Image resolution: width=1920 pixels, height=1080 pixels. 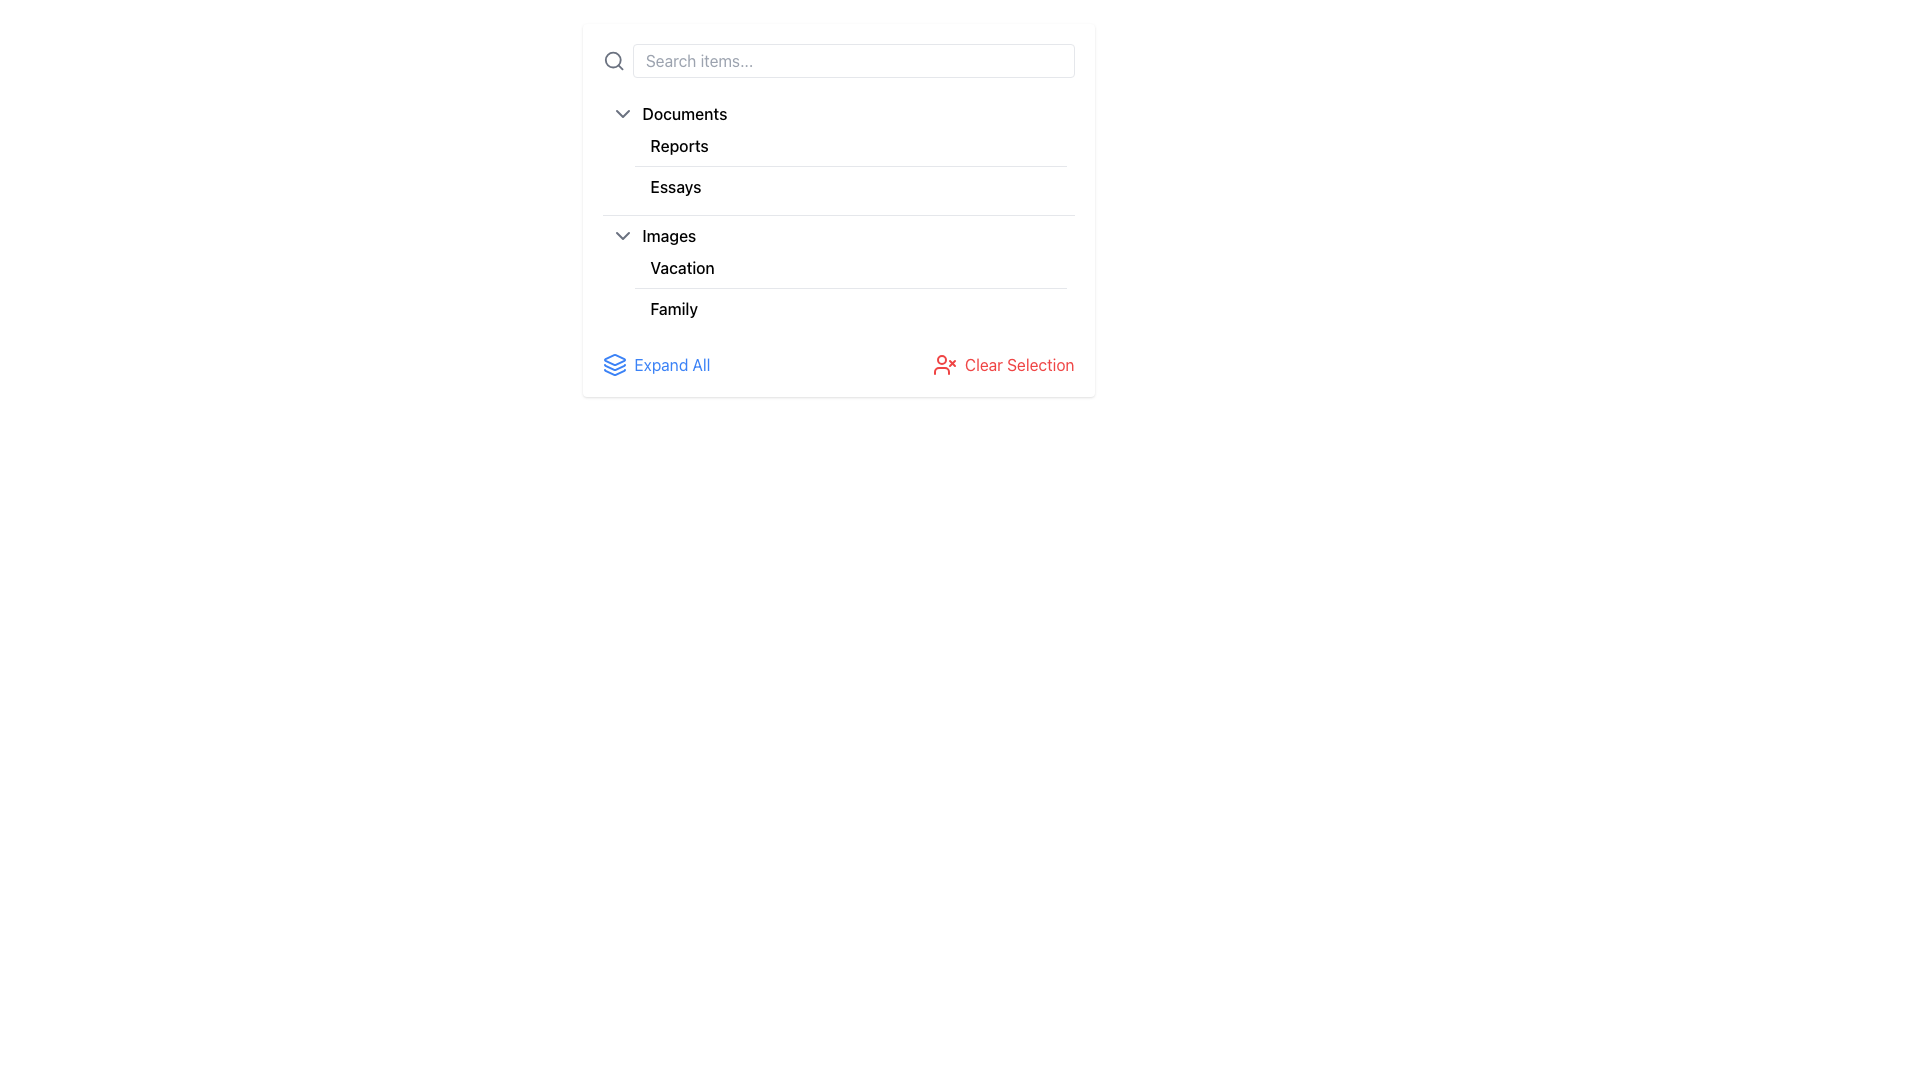 I want to click on the text label or button located in the lower-left section of the main area, which is to the right of a blue icon resembling layered squares, so click(x=672, y=365).